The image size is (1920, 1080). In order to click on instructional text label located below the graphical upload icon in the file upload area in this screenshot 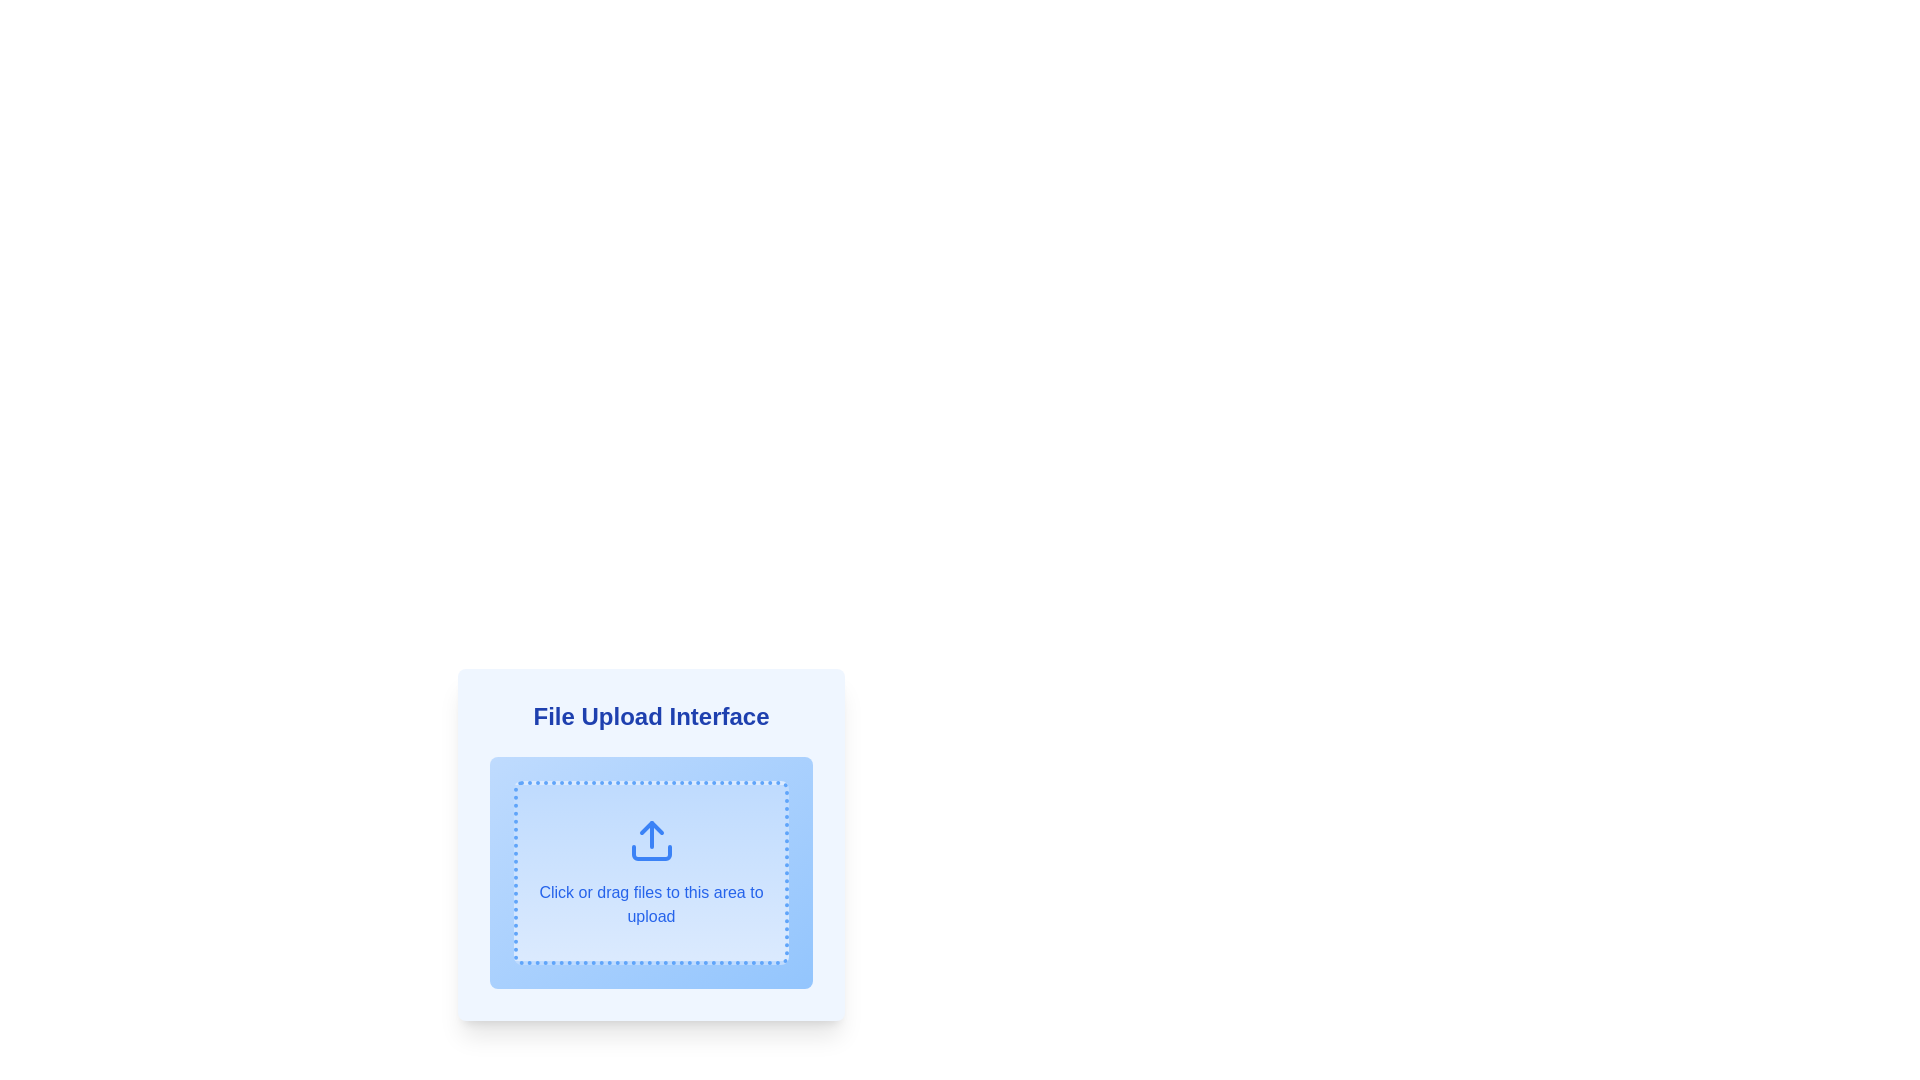, I will do `click(651, 905)`.